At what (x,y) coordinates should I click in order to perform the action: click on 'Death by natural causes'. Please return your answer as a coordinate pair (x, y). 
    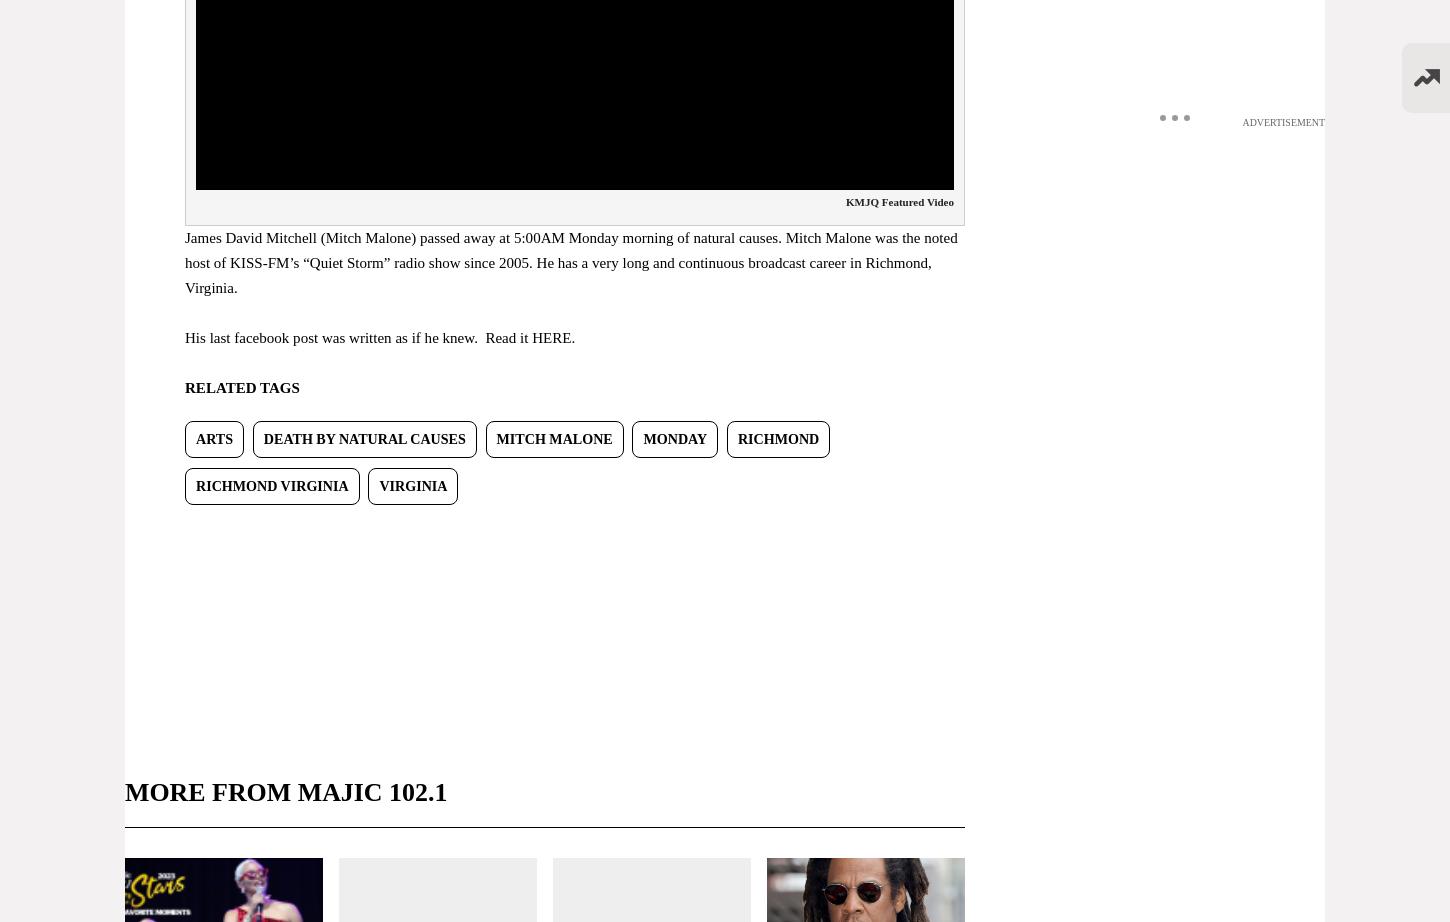
    Looking at the image, I should click on (362, 437).